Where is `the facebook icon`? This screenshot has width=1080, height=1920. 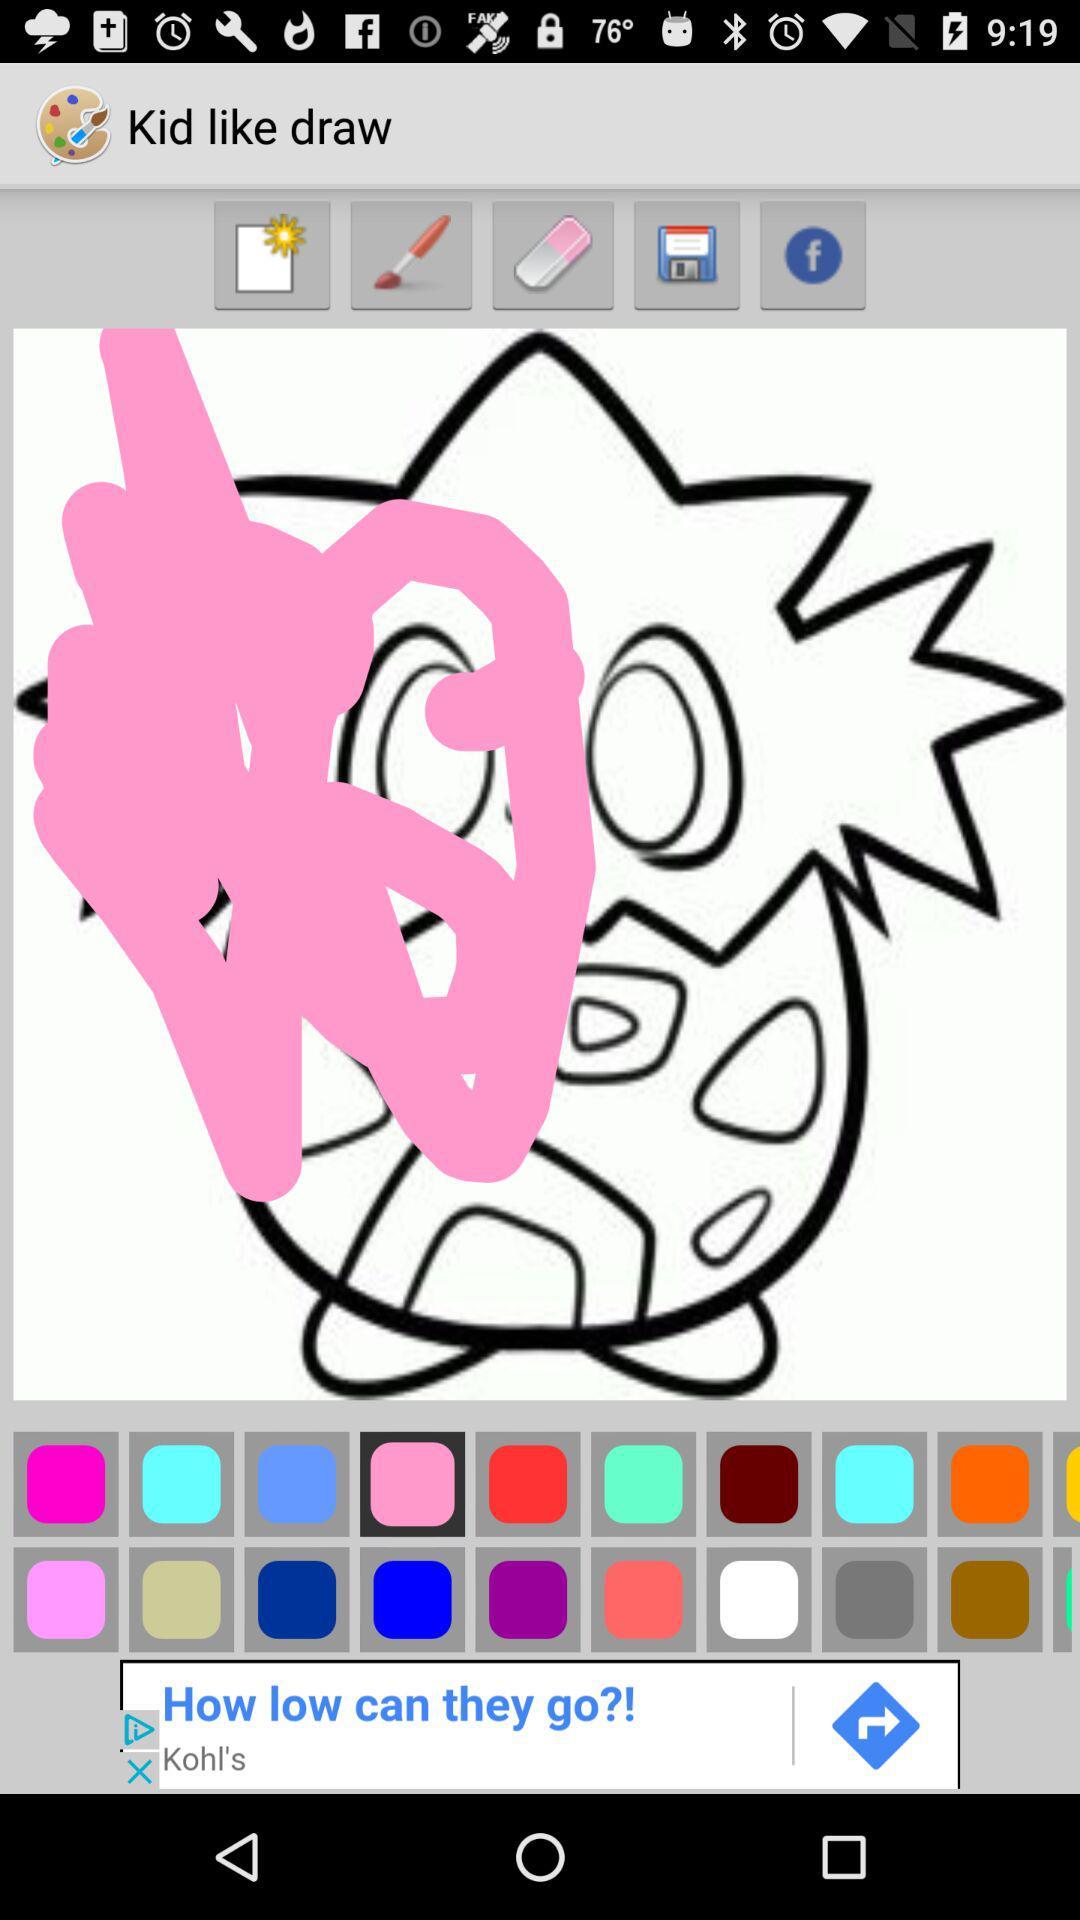
the facebook icon is located at coordinates (813, 271).